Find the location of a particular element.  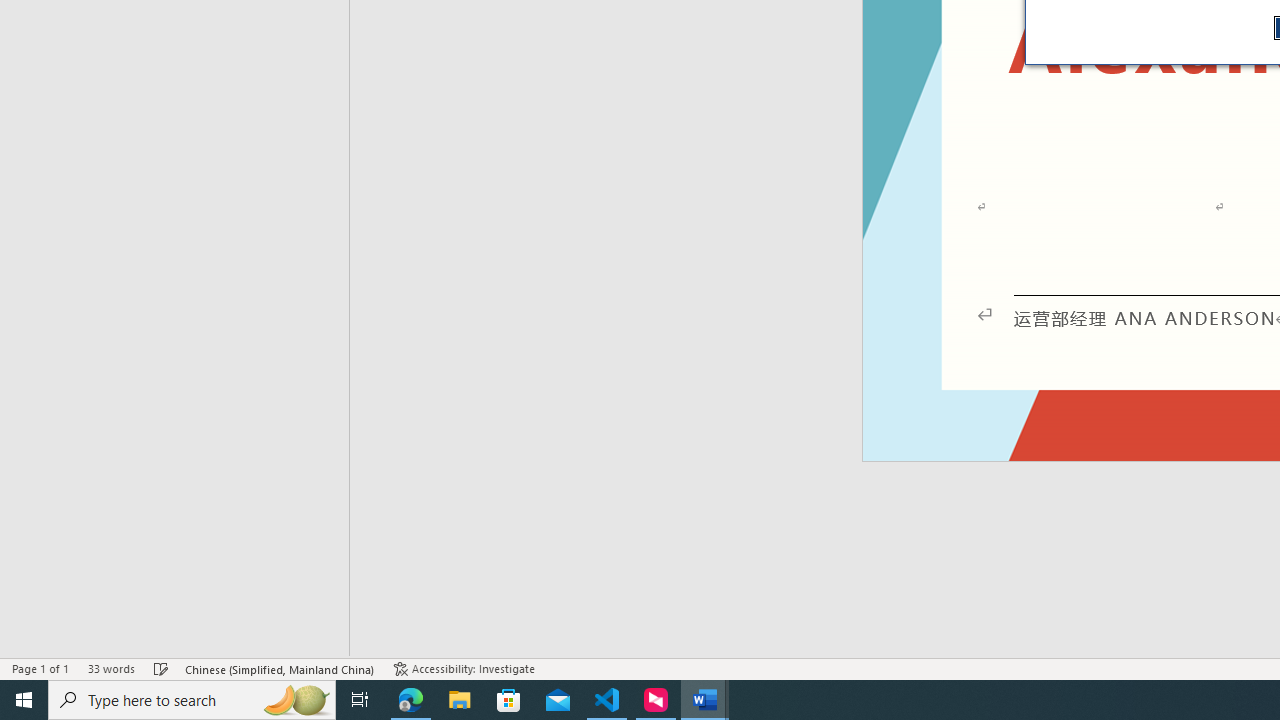

'Spelling and Grammar Check Checking' is located at coordinates (161, 669).